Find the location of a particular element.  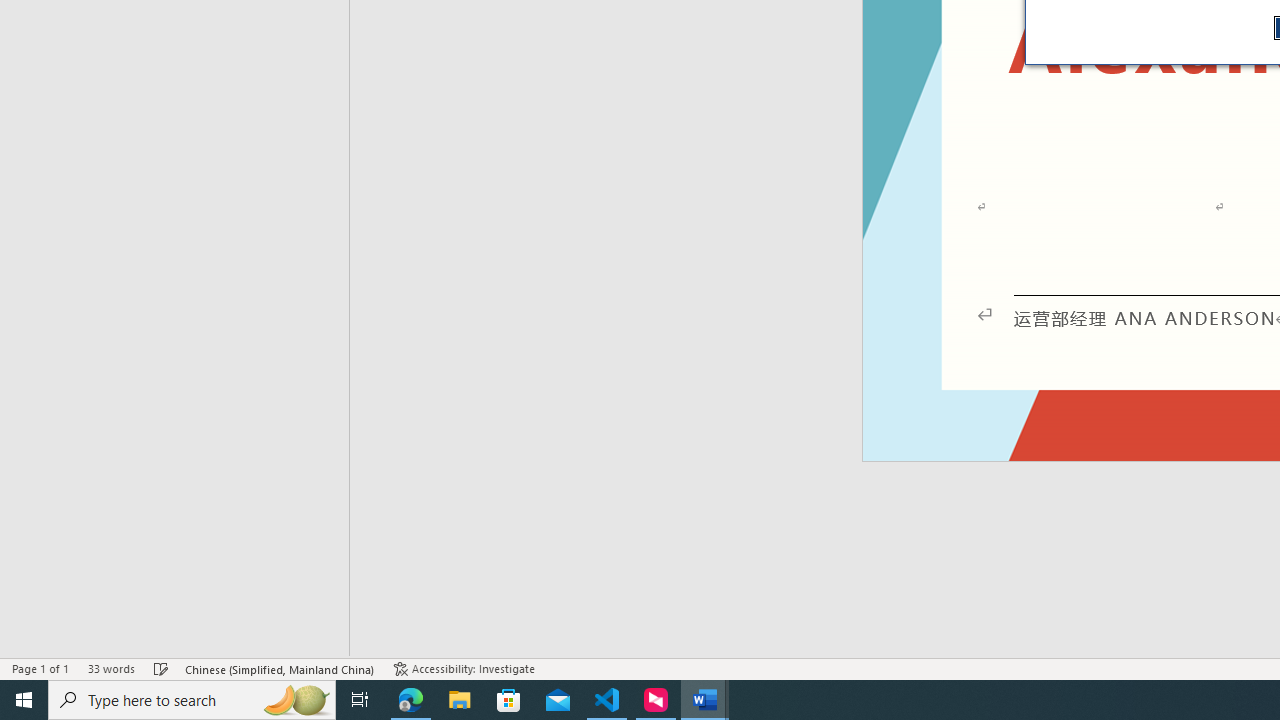

'Spelling and Grammar Check Checking' is located at coordinates (161, 669).